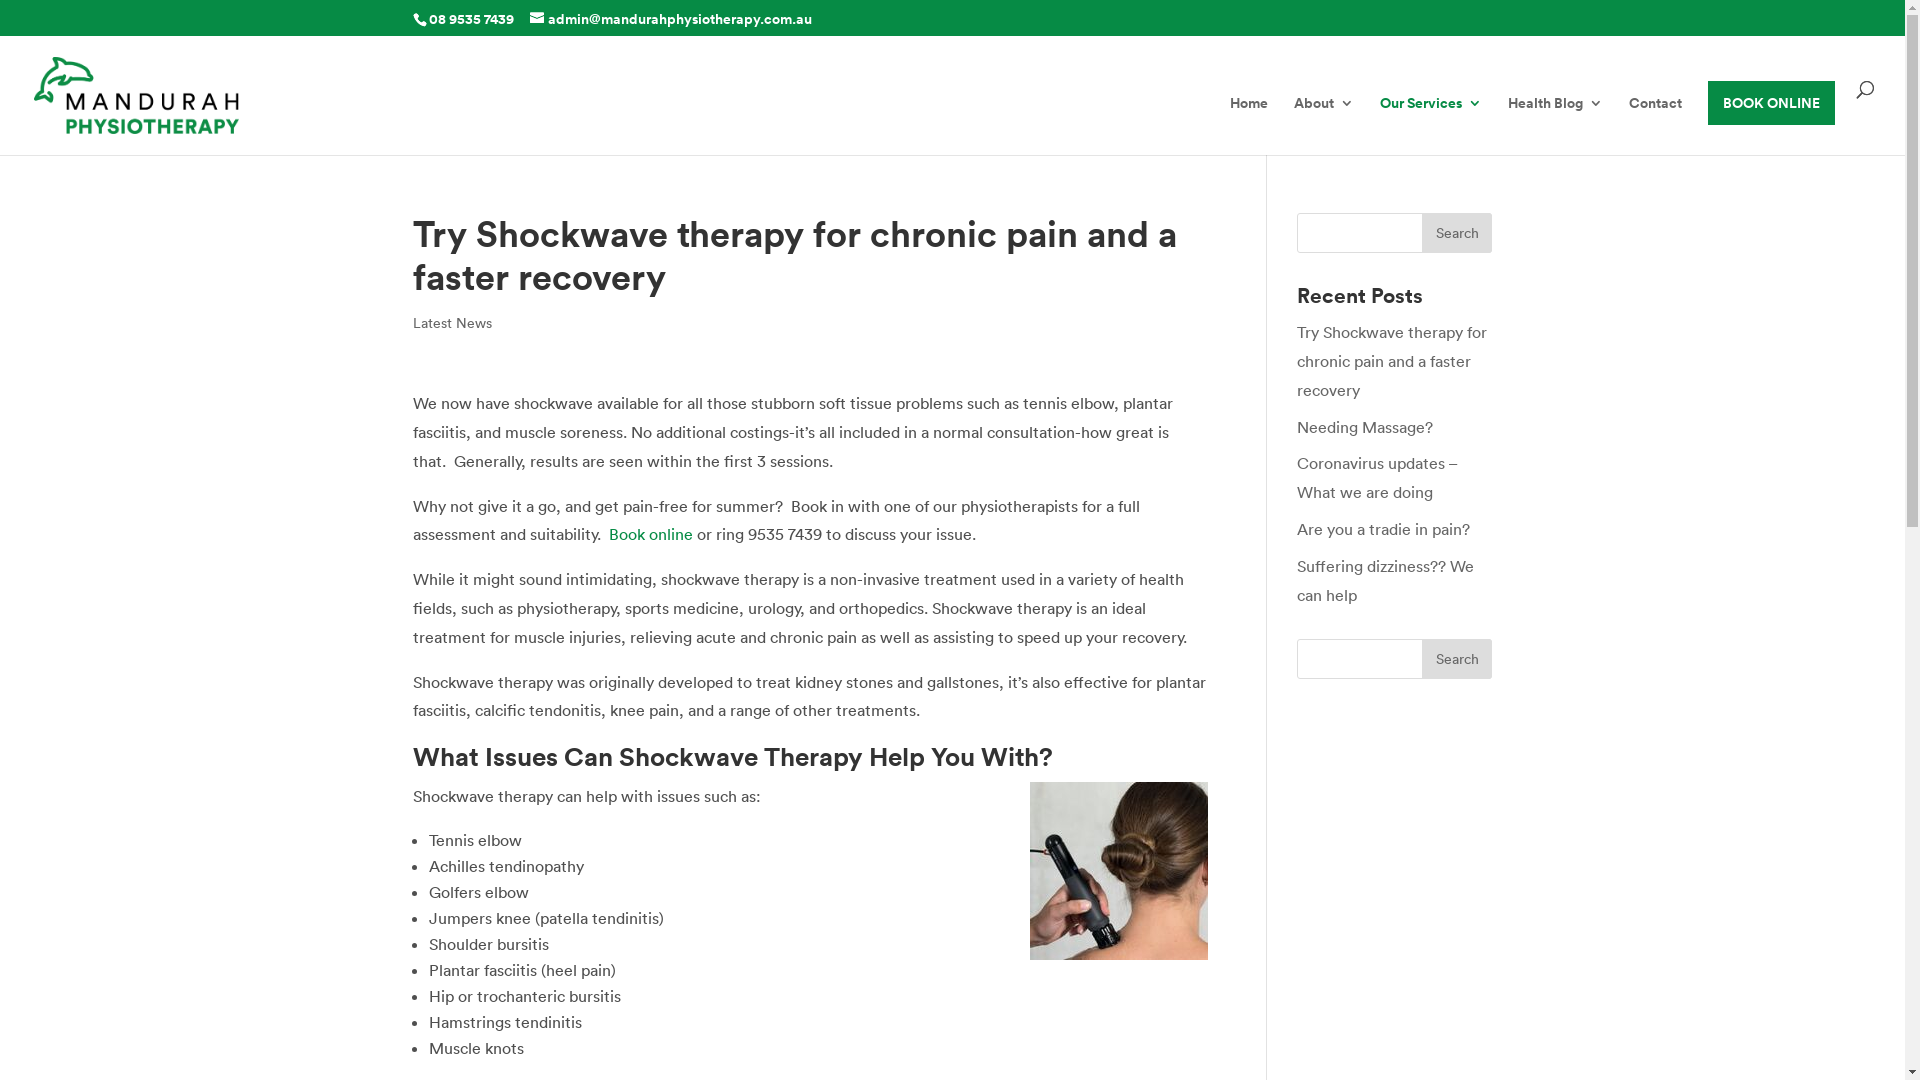 The image size is (1920, 1080). Describe the element at coordinates (671, 19) in the screenshot. I see `'admin@mandurahphysiotherapy.com.au'` at that location.